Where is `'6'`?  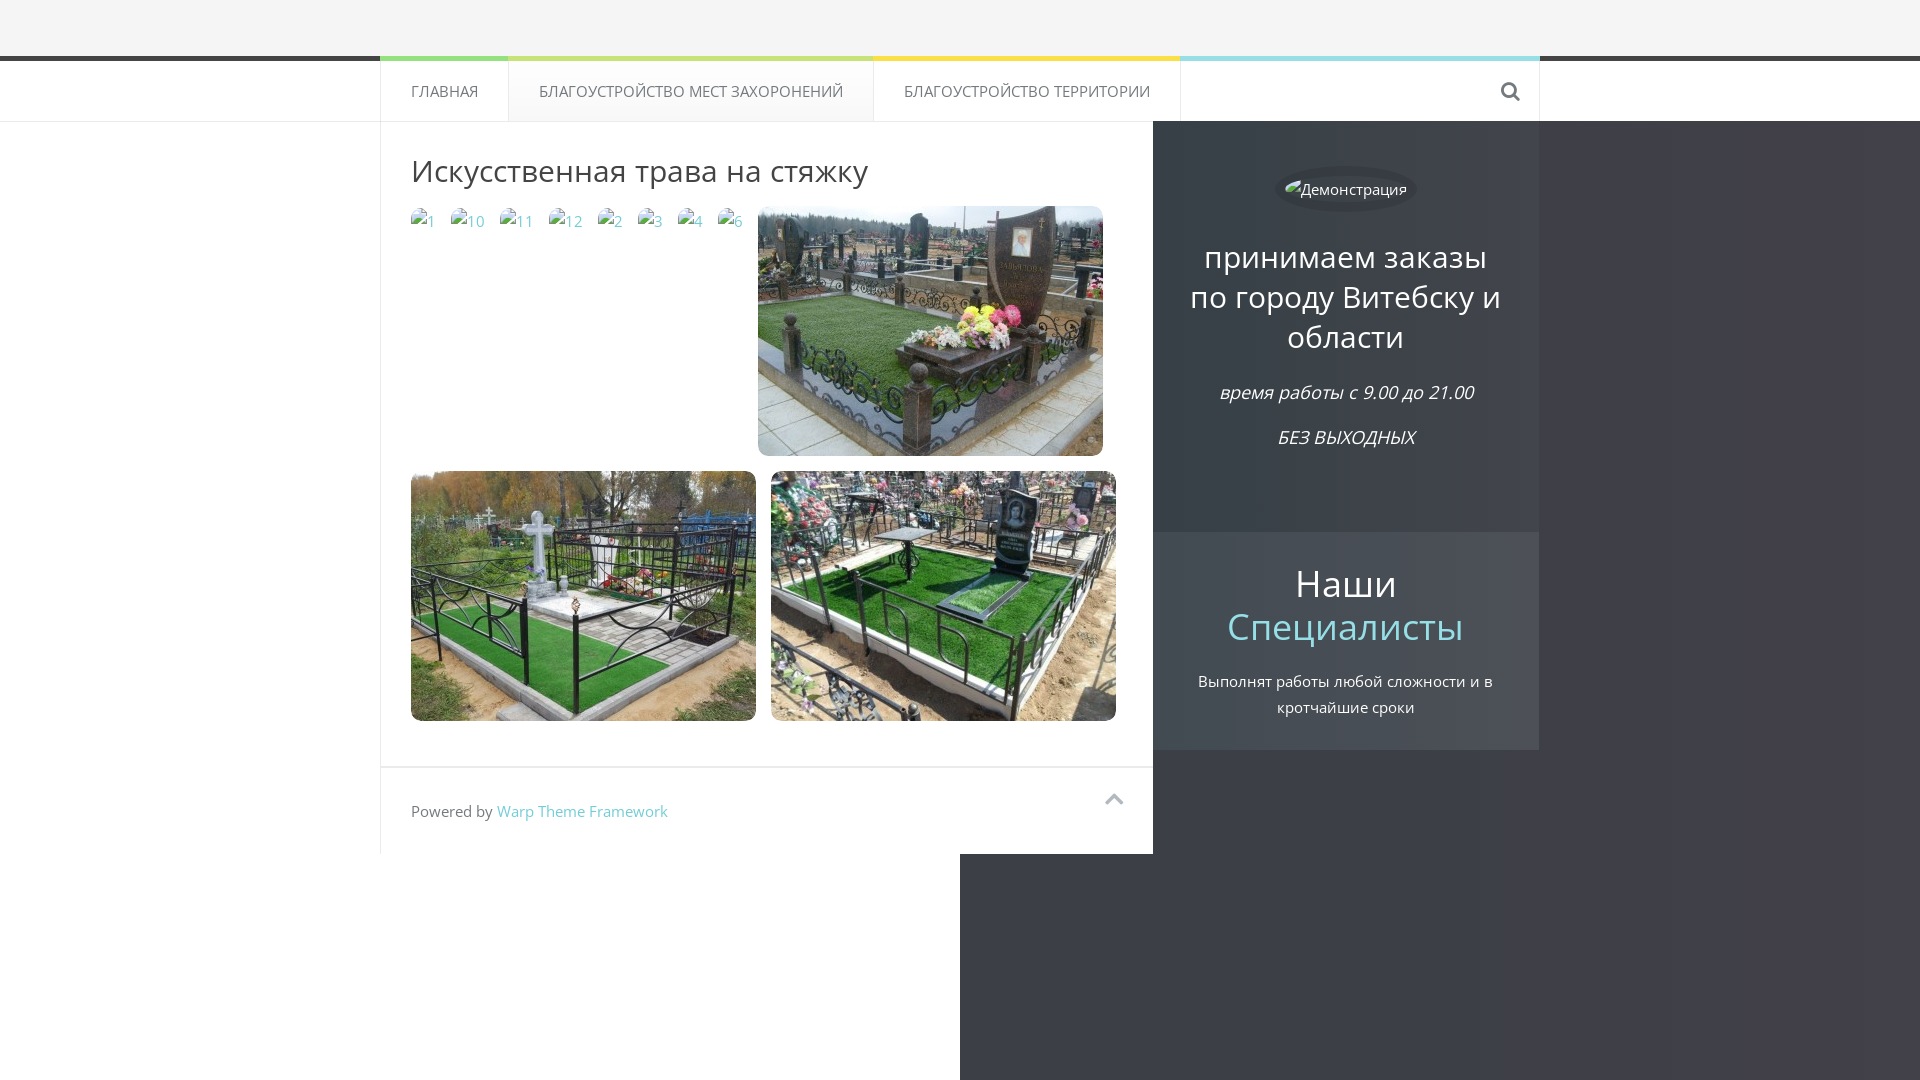 '6' is located at coordinates (729, 219).